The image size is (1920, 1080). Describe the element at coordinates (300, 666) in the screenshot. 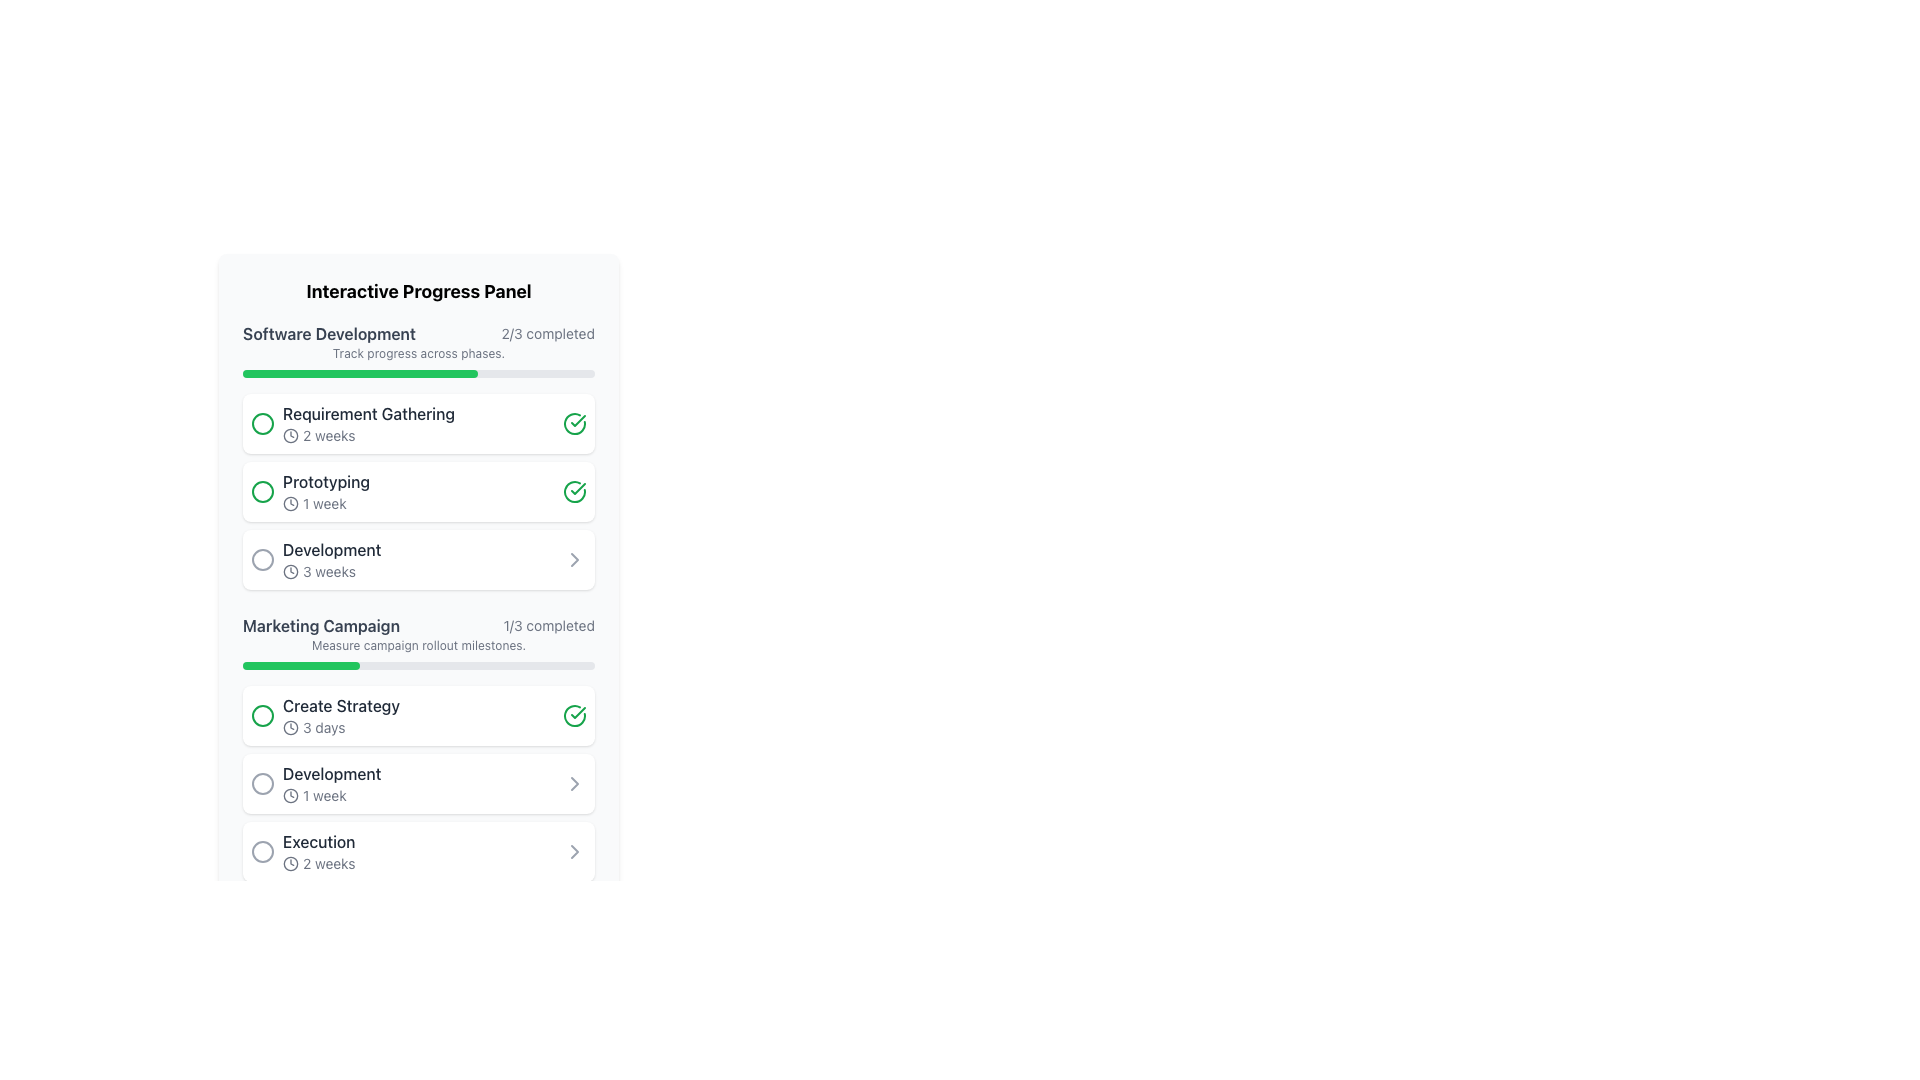

I see `the green progress bar indicating 33% completion located below the 'Marketing Campaign' section heading` at that location.